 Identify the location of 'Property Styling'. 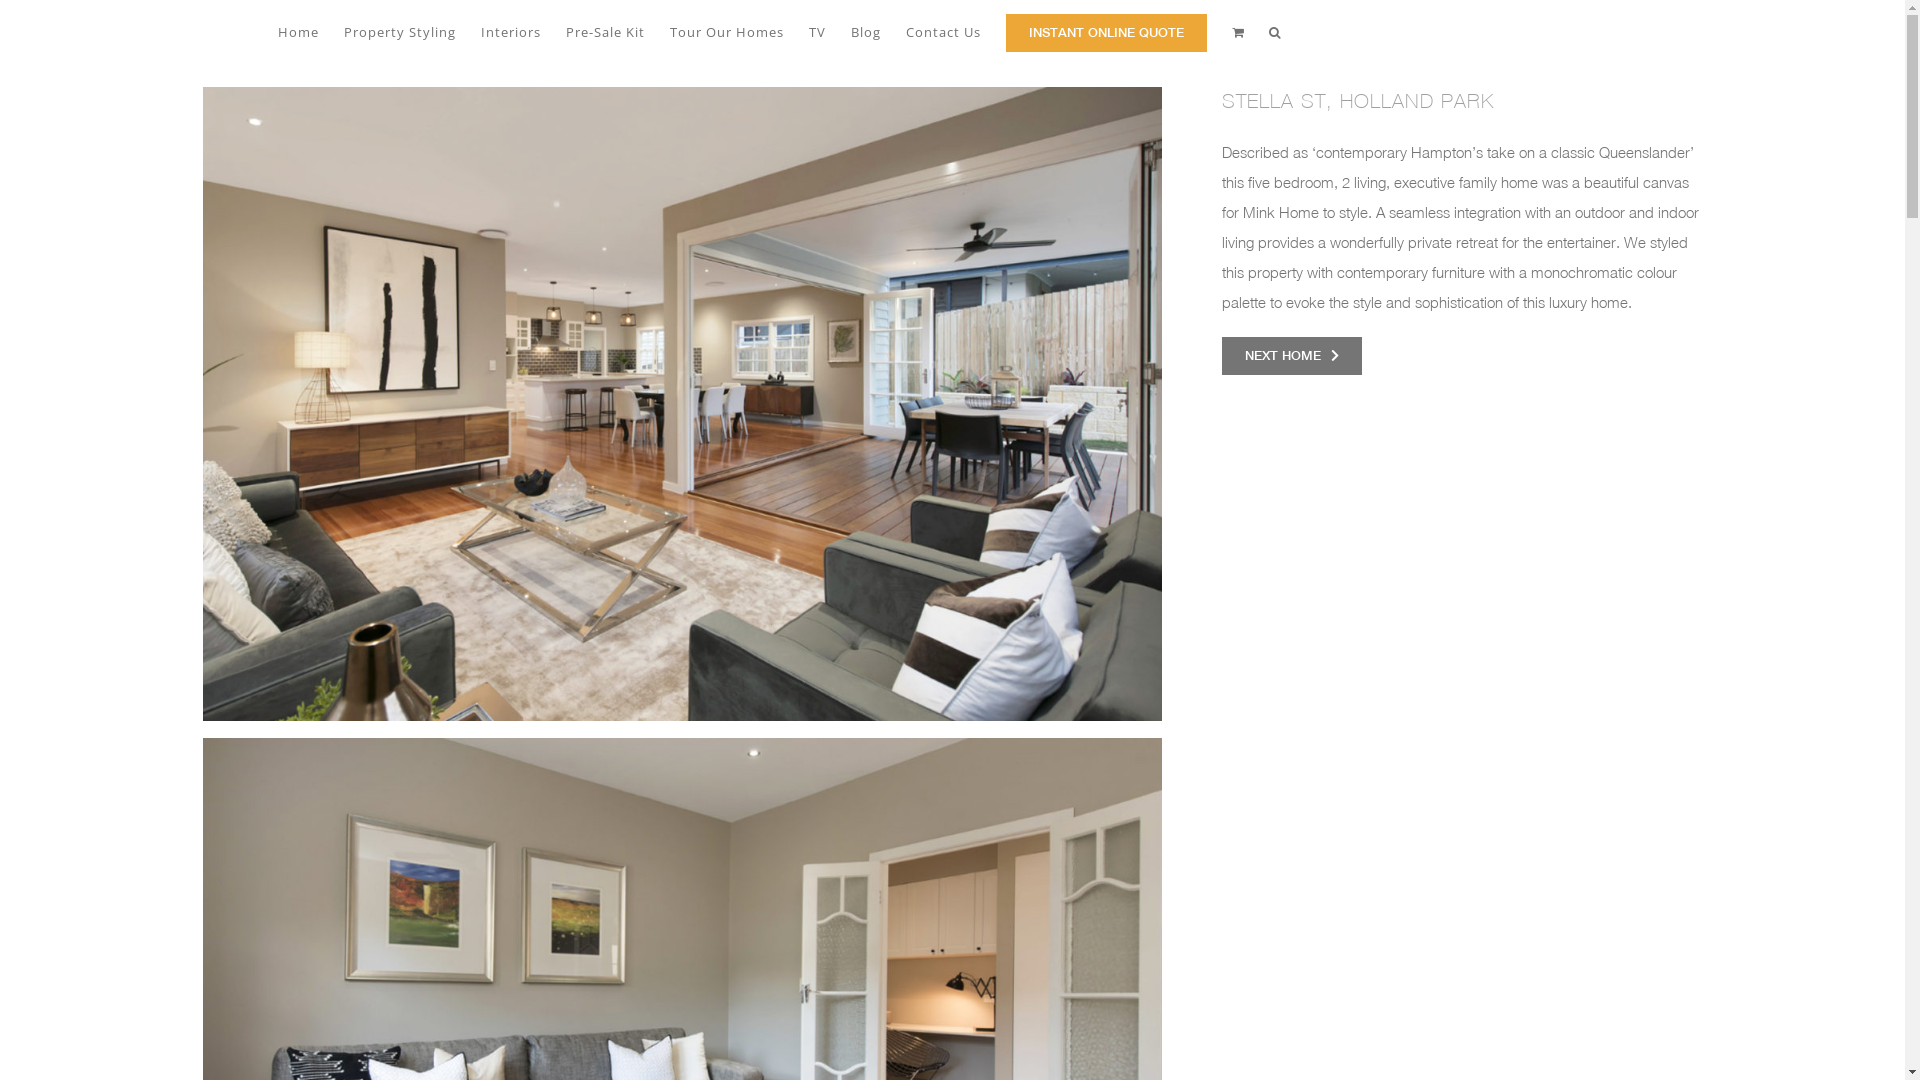
(399, 30).